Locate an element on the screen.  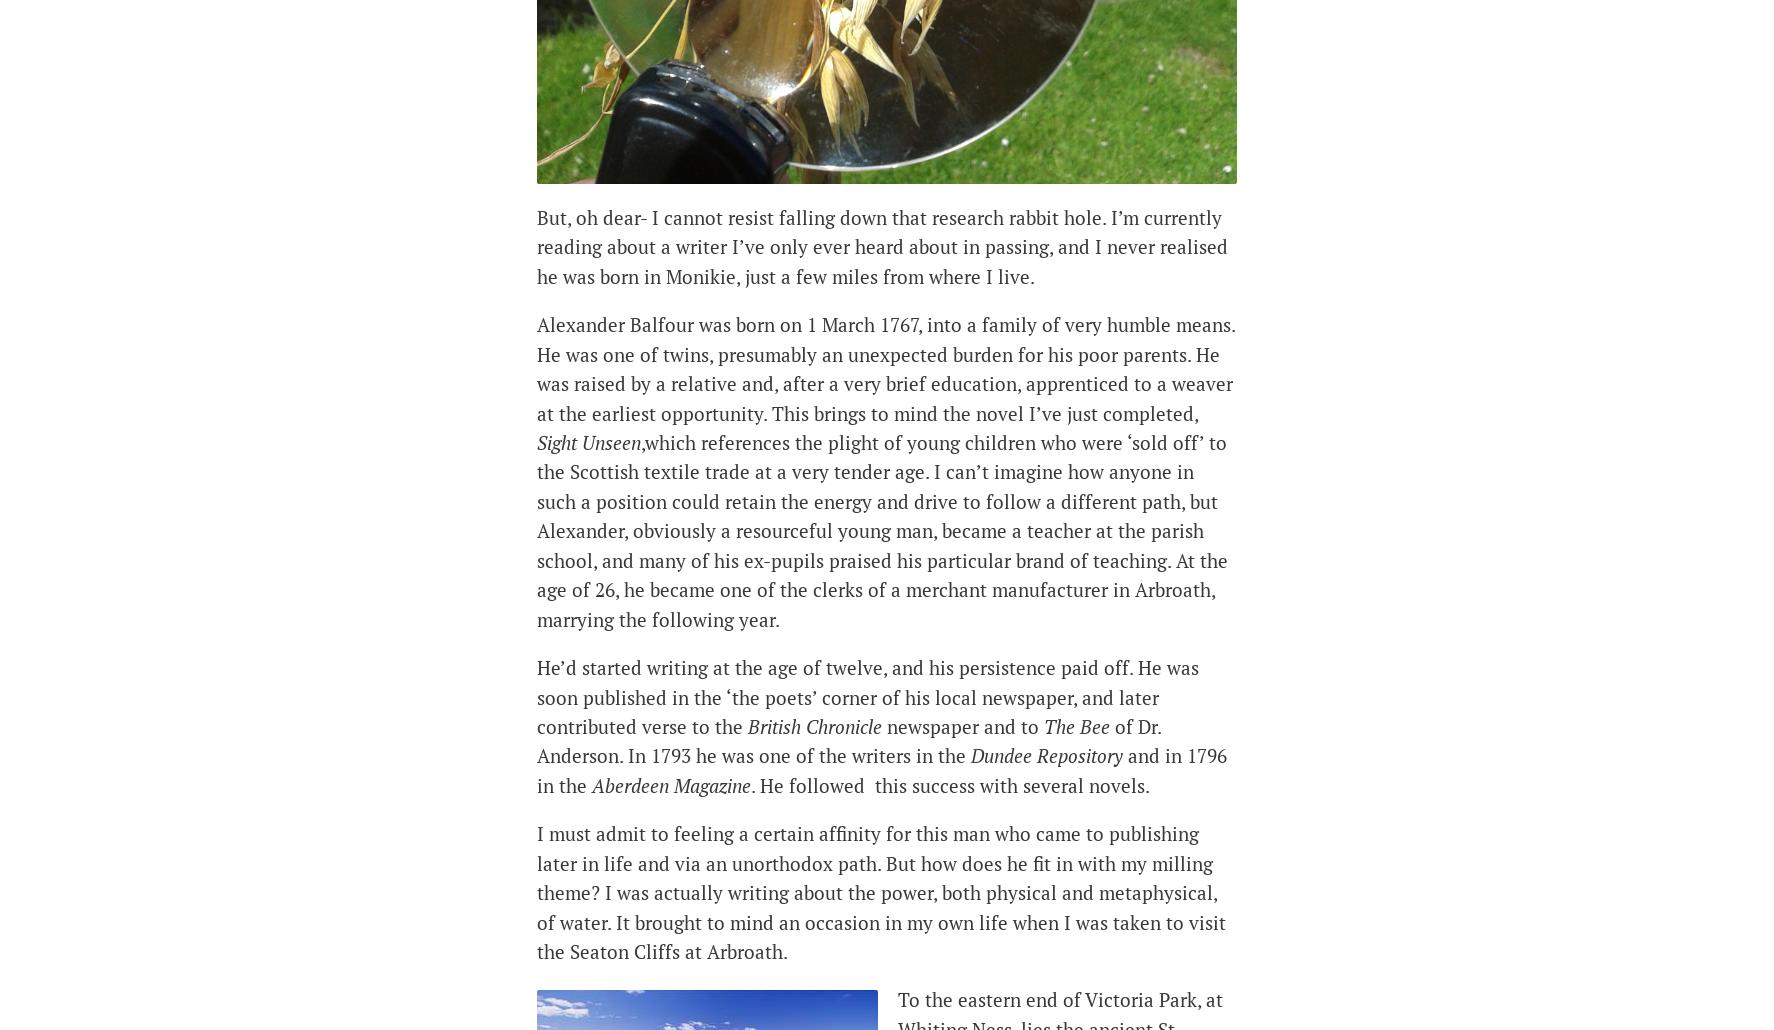
',which references the plight of young children who were ‘sold off’ to the Scottish textile trade at a very tender age. I can’t imagine how anyone in such a position could retain the energy and drive to follow a different path, but Alexander, obviously a resourceful young man, became a teacher at the parish school, and many of his ex-pupils praised his particular brand of teaching. At the age of 26, he became one of the clerks of a merchant manufacturer in Arbroath, marrying the following year.' is located at coordinates (882, 530).